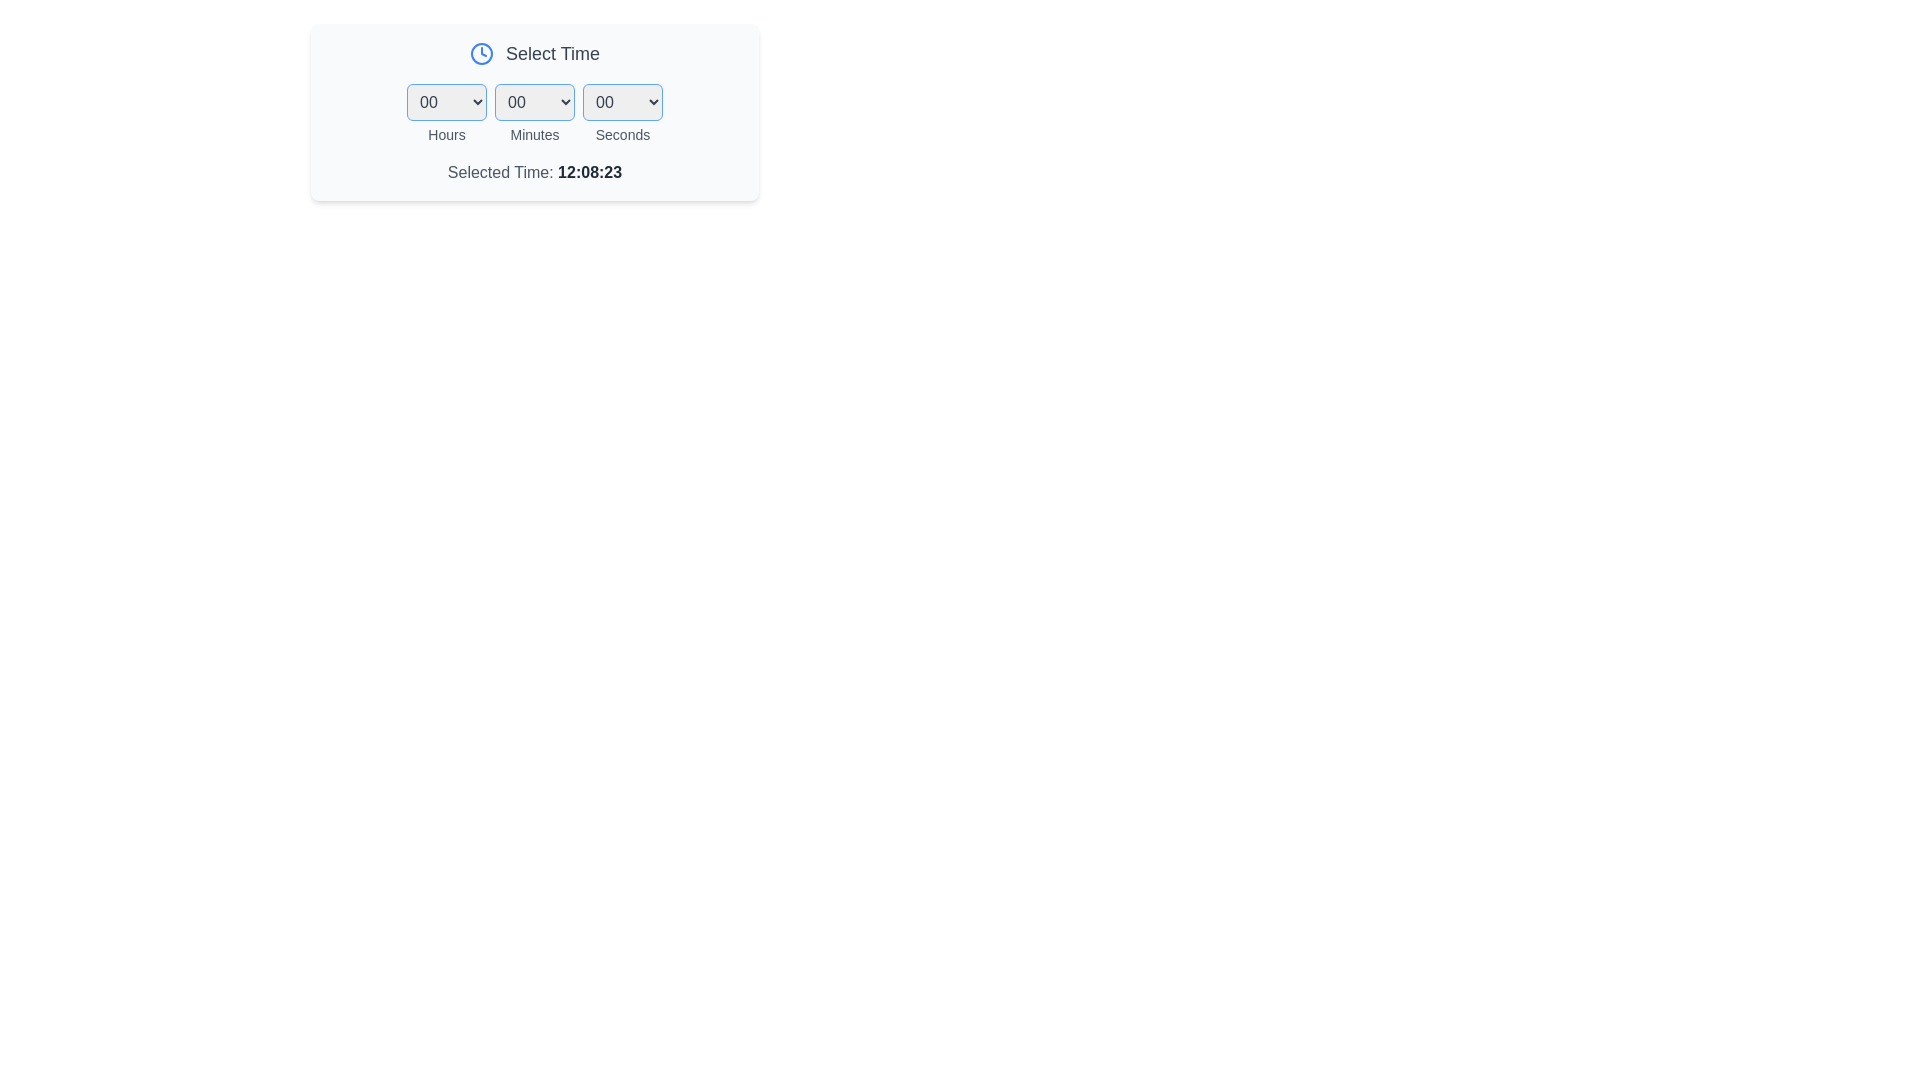  What do you see at coordinates (552, 53) in the screenshot?
I see `text label that serves as a heading for the time selection section, located above the dropdown controls and to the right of the clock icon` at bounding box center [552, 53].